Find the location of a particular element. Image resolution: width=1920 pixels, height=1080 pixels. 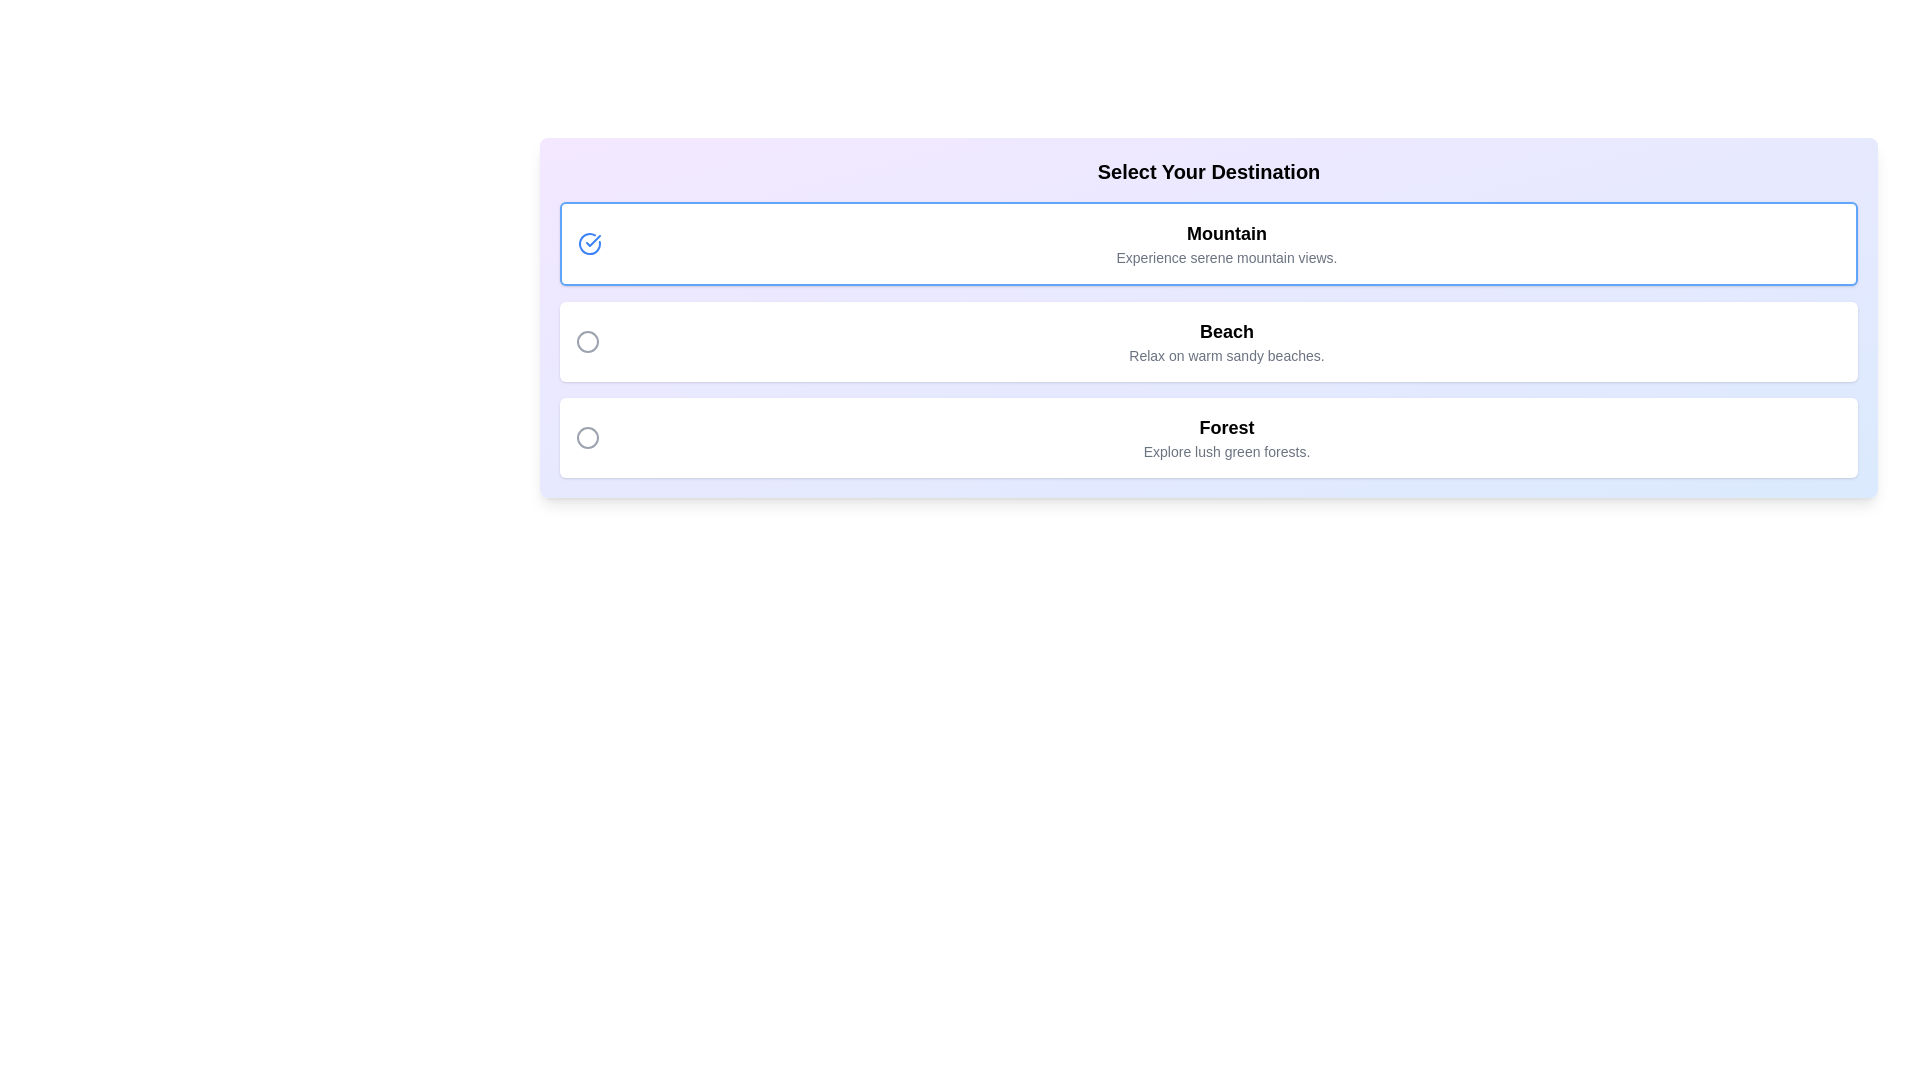

the selectable card is located at coordinates (1208, 242).